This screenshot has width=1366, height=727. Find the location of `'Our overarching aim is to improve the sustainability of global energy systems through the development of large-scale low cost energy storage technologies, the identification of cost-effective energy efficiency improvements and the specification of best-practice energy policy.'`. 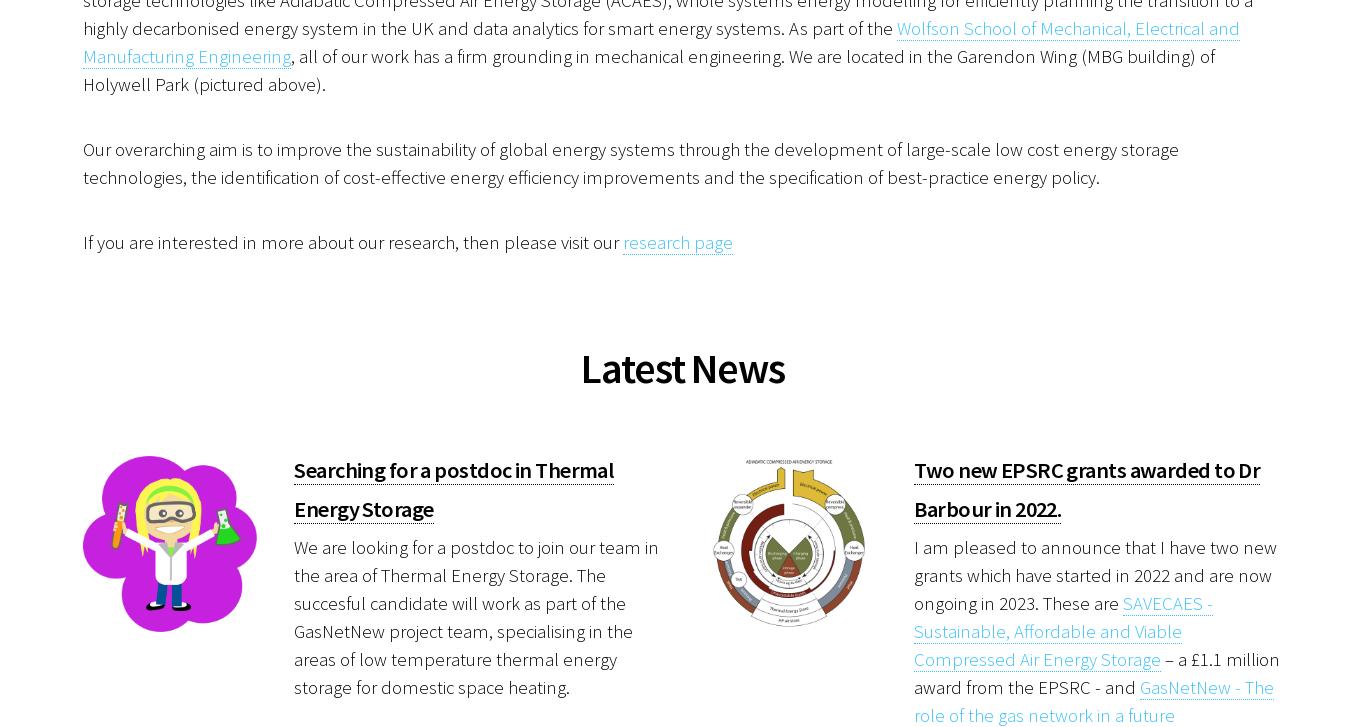

'Our overarching aim is to improve the sustainability of global energy systems through the development of large-scale low cost energy storage technologies, the identification of cost-effective energy efficiency improvements and the specification of best-practice energy policy.' is located at coordinates (629, 162).